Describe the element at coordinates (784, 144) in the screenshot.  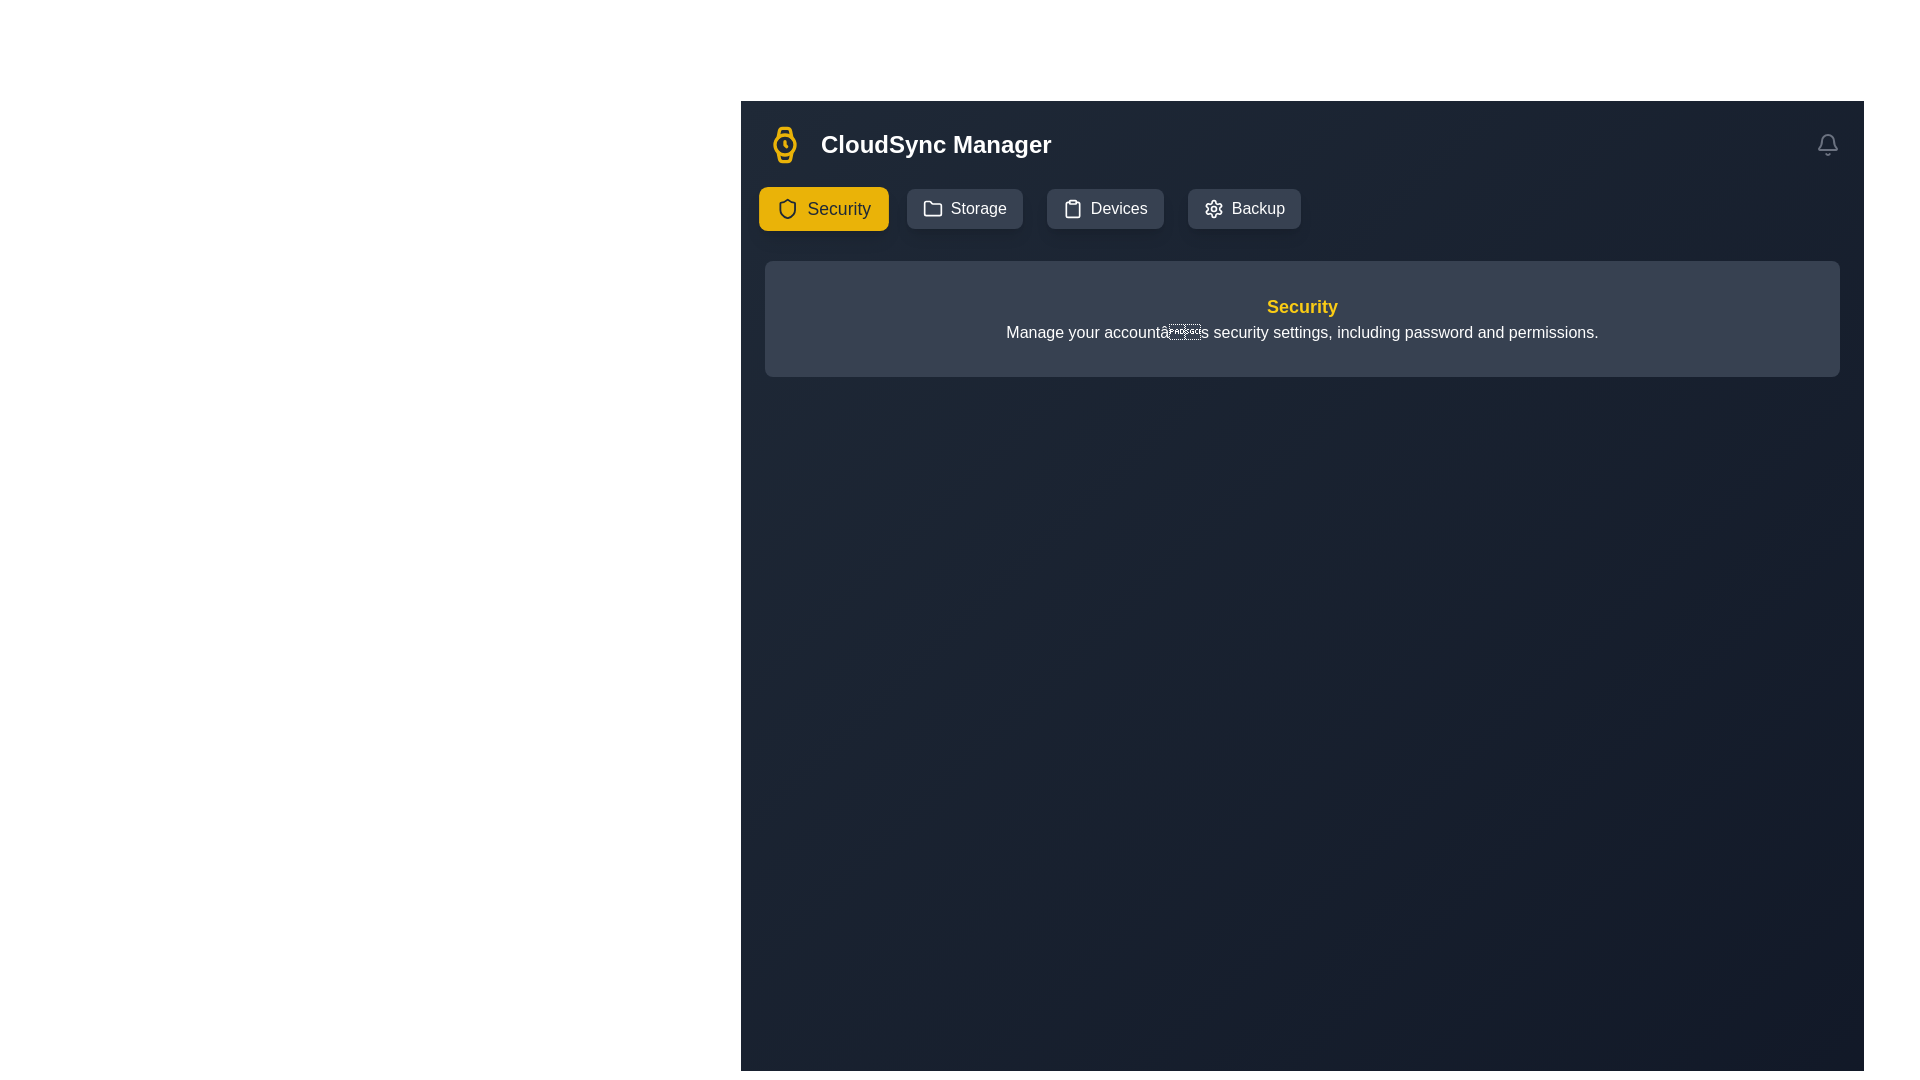
I see `the yellow watch icon located at the top left of the interface, preceding the 'CloudSync Manager' text in the header section` at that location.